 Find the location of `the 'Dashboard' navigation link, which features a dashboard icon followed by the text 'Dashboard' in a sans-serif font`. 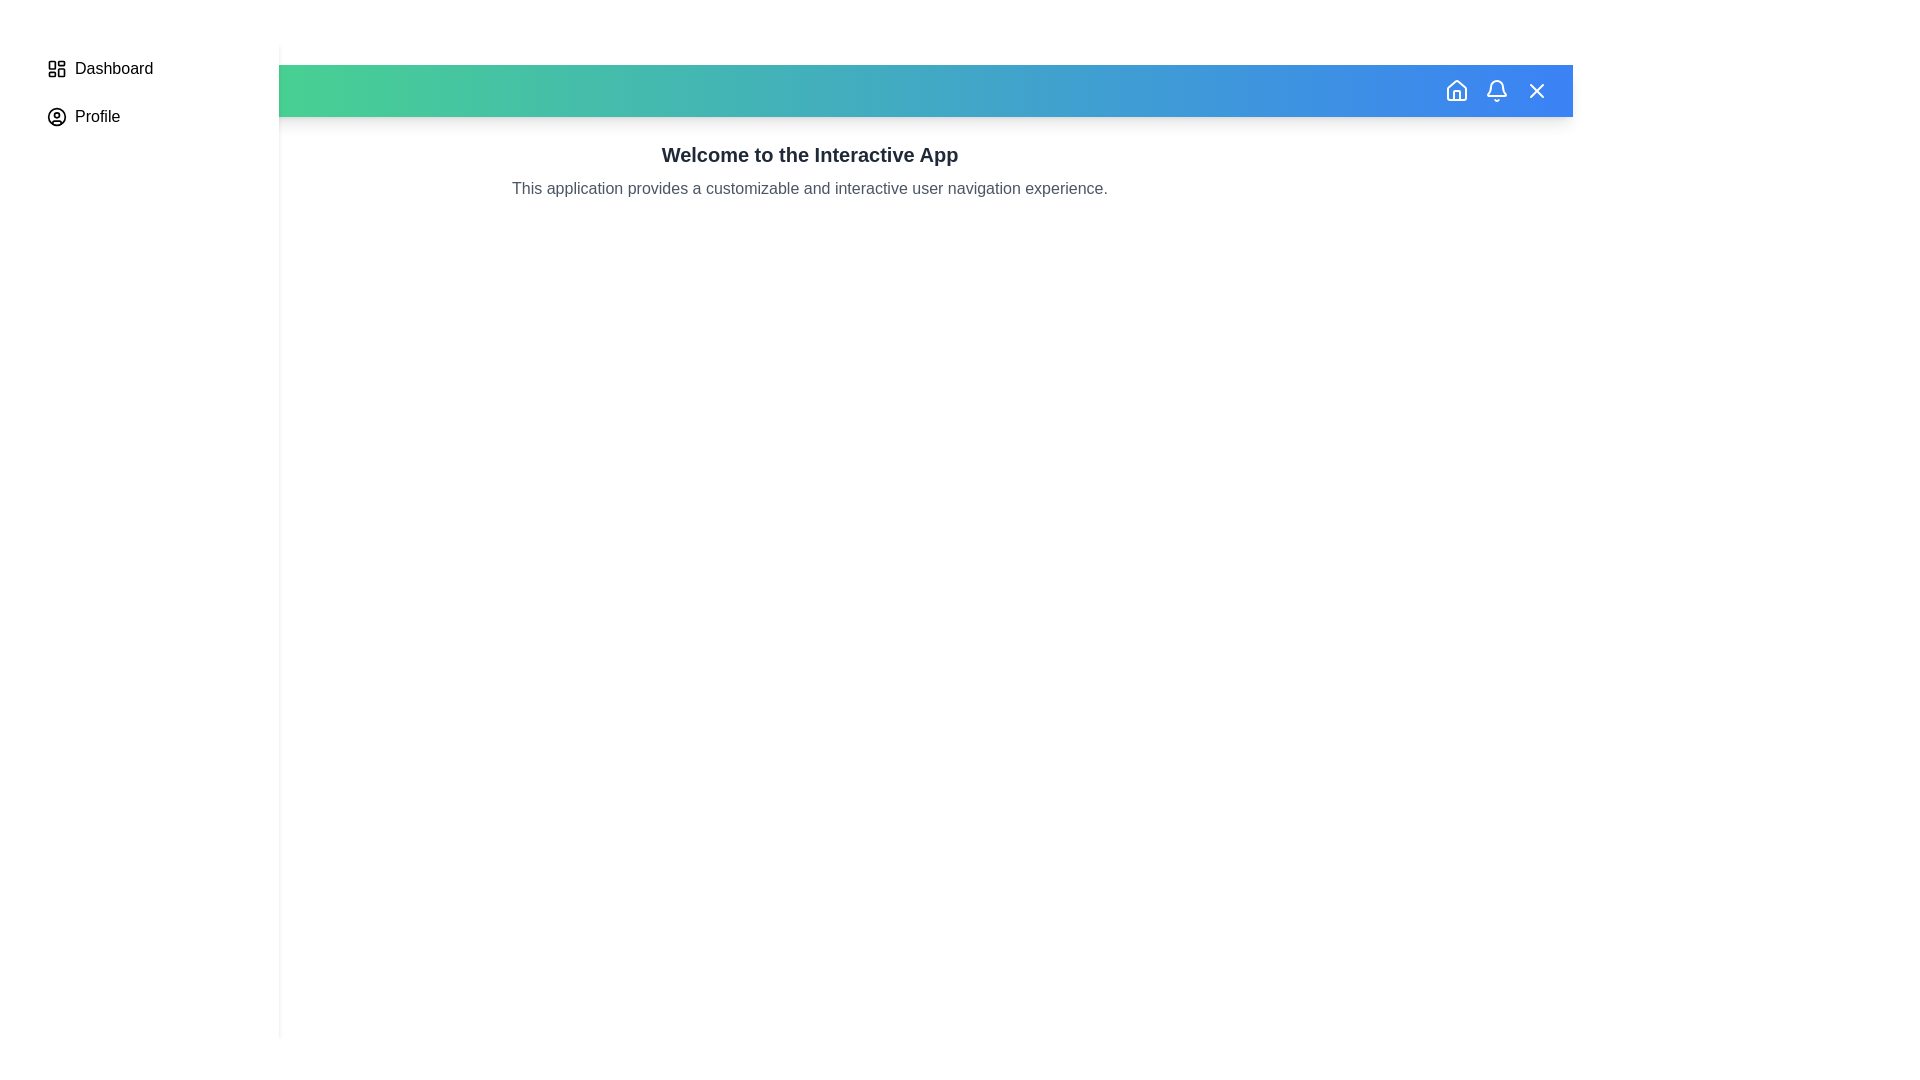

the 'Dashboard' navigation link, which features a dashboard icon followed by the text 'Dashboard' in a sans-serif font is located at coordinates (149, 68).